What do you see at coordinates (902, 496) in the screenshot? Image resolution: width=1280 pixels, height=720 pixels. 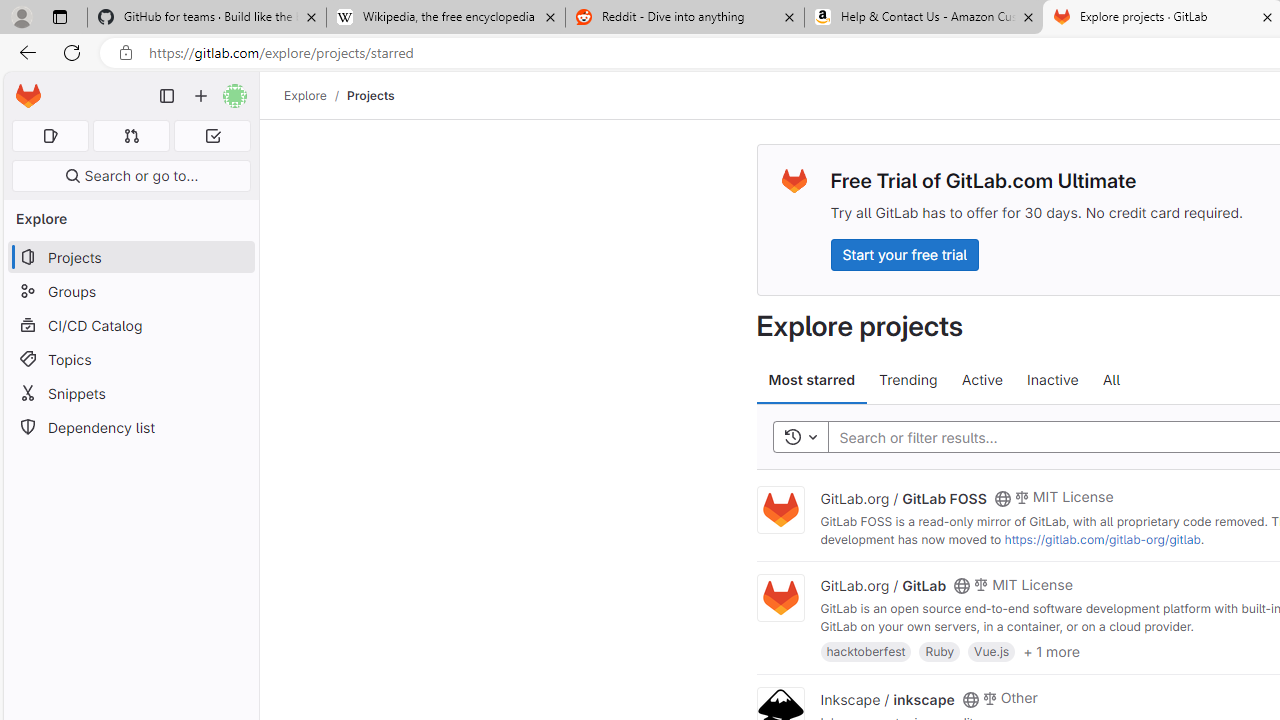 I see `'GitLab.org / GitLab FOSS'` at bounding box center [902, 496].